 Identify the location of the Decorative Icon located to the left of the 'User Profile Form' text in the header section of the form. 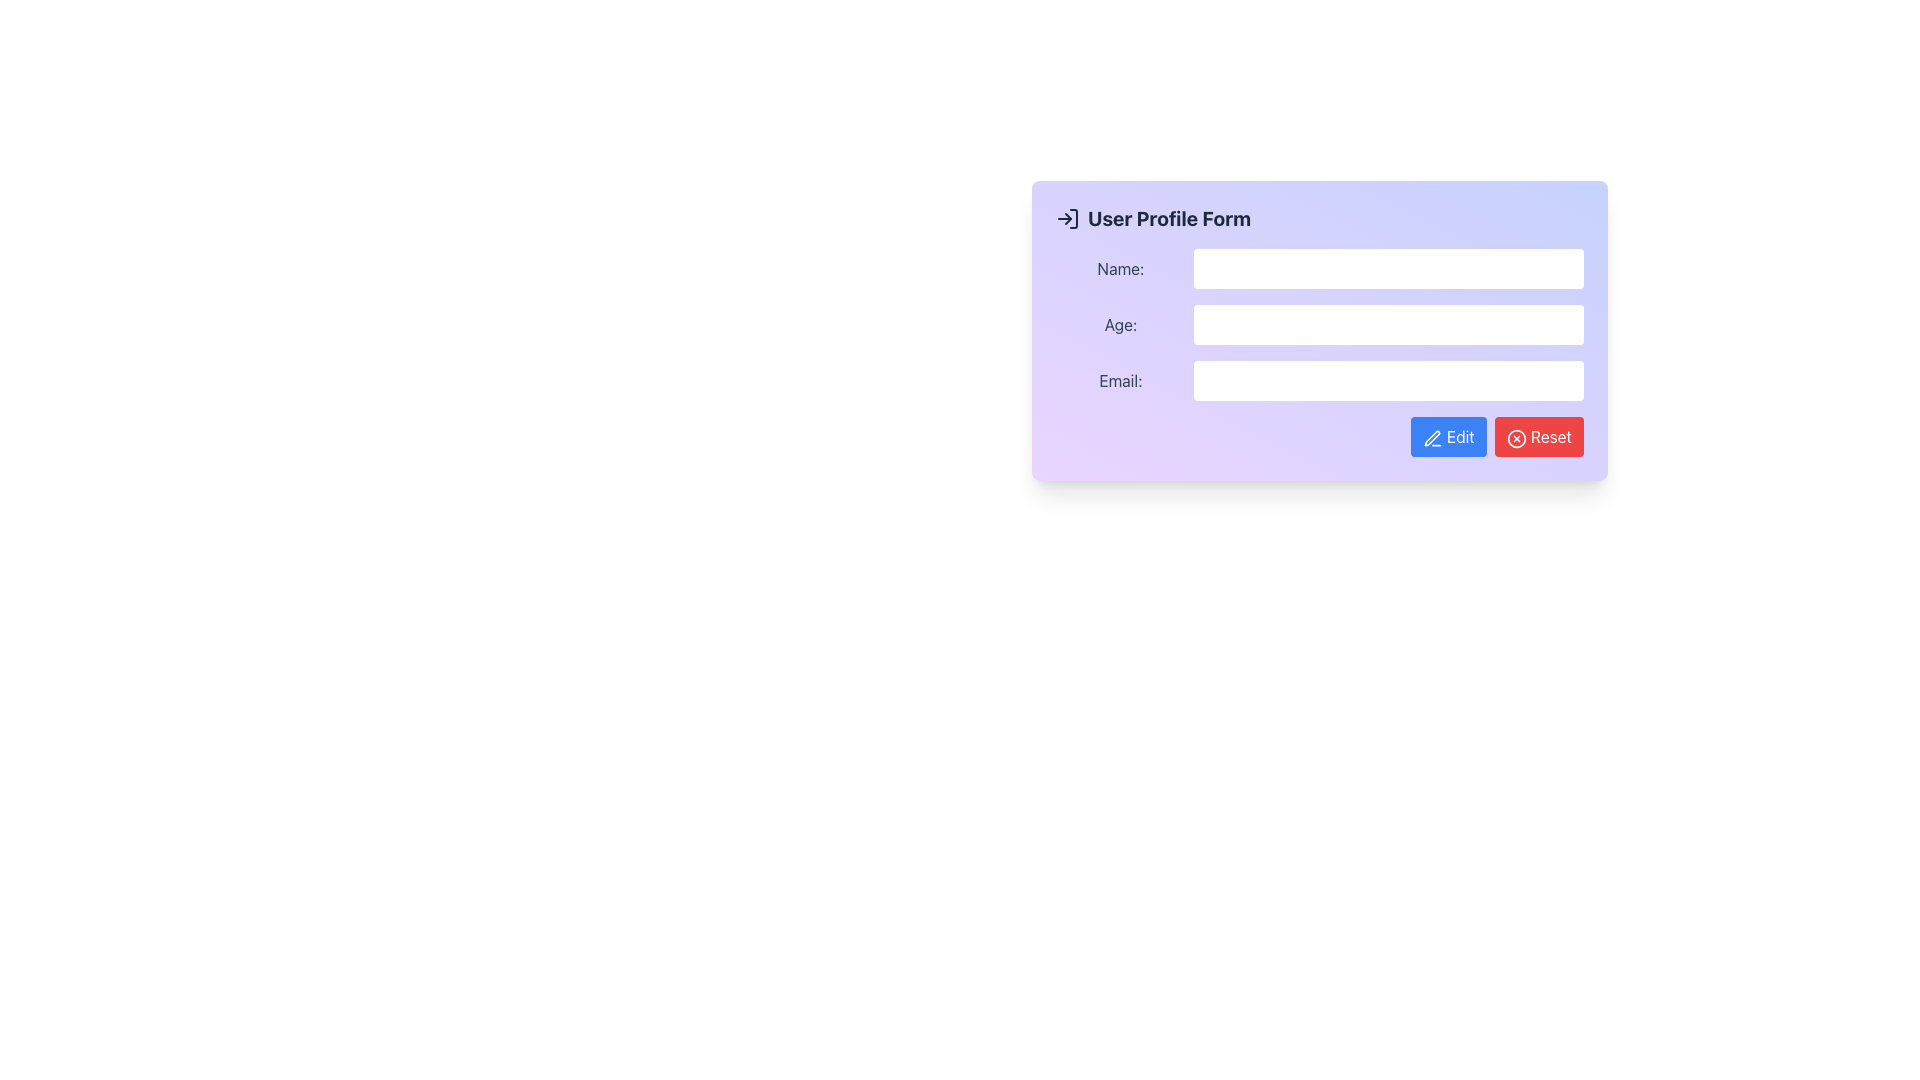
(1067, 219).